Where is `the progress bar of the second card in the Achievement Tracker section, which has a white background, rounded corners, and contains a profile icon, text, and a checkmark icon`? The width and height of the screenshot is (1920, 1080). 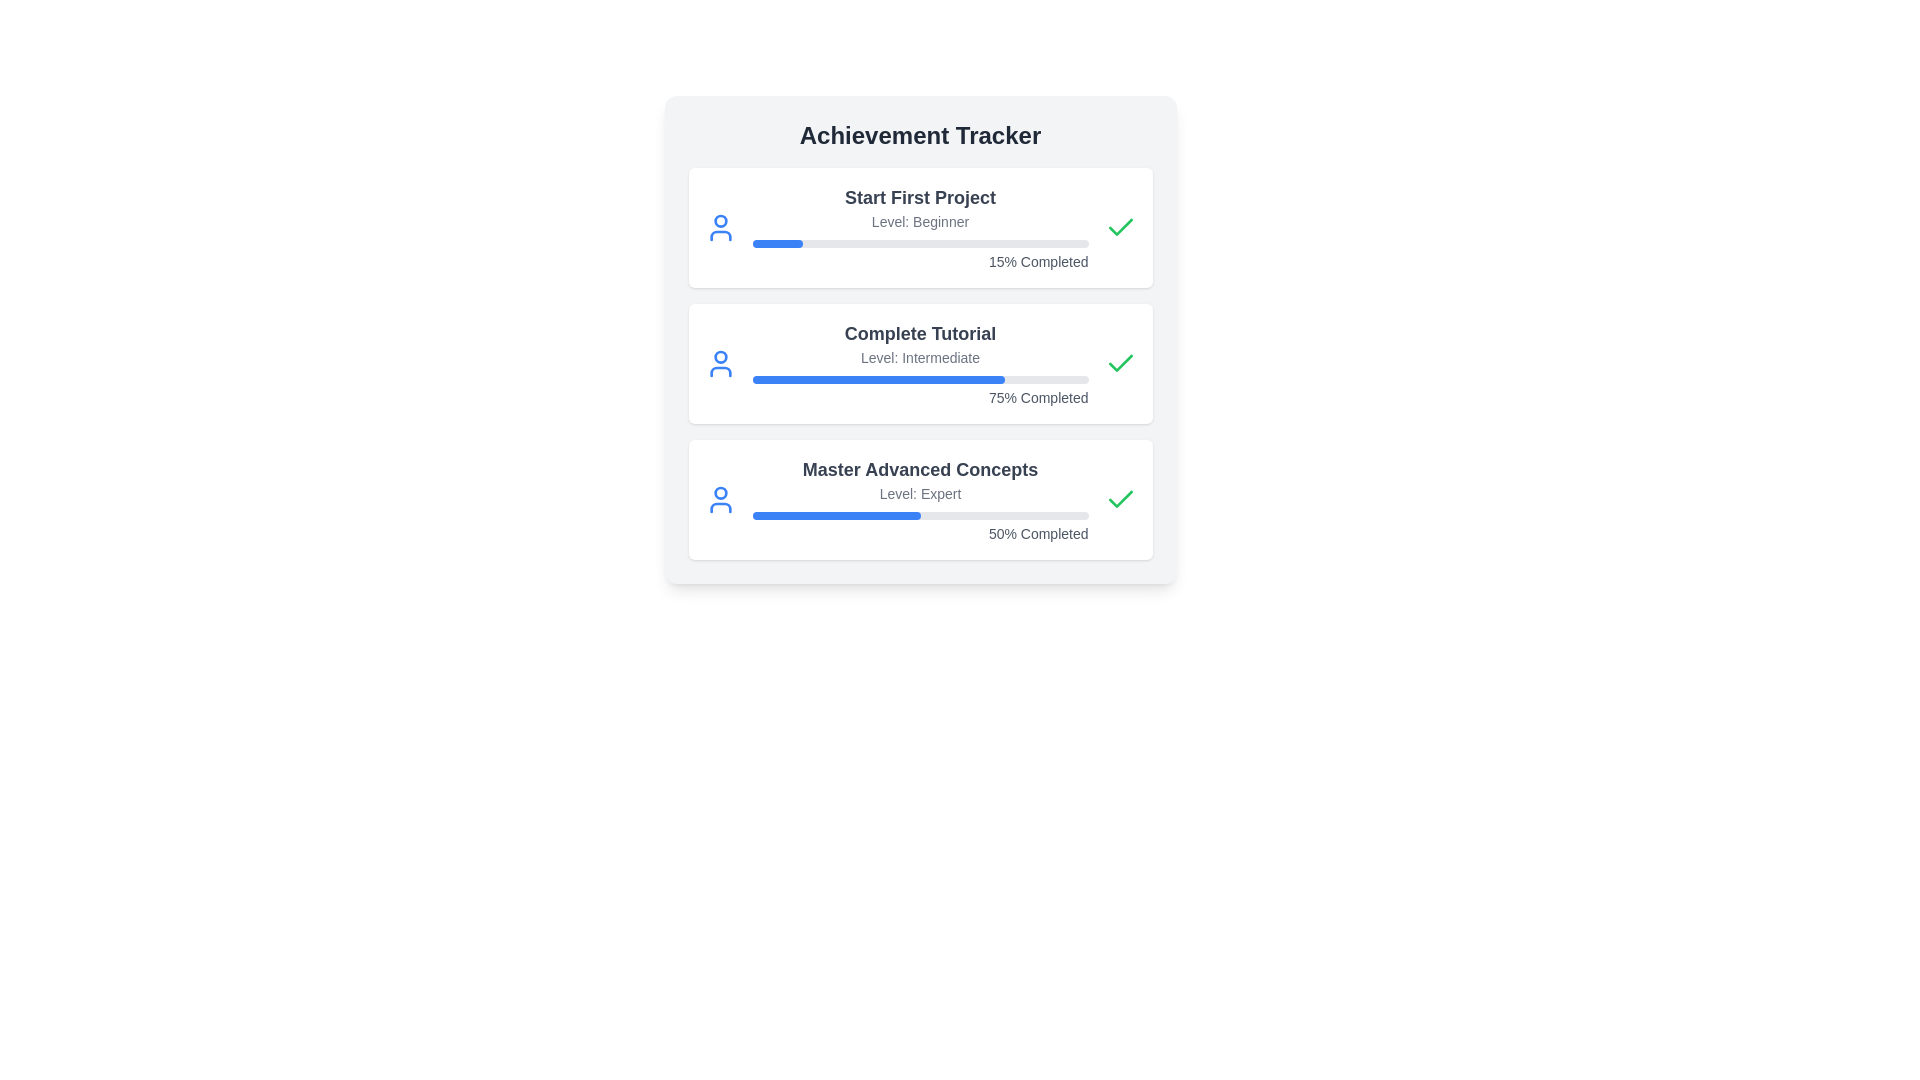 the progress bar of the second card in the Achievement Tracker section, which has a white background, rounded corners, and contains a profile icon, text, and a checkmark icon is located at coordinates (919, 363).